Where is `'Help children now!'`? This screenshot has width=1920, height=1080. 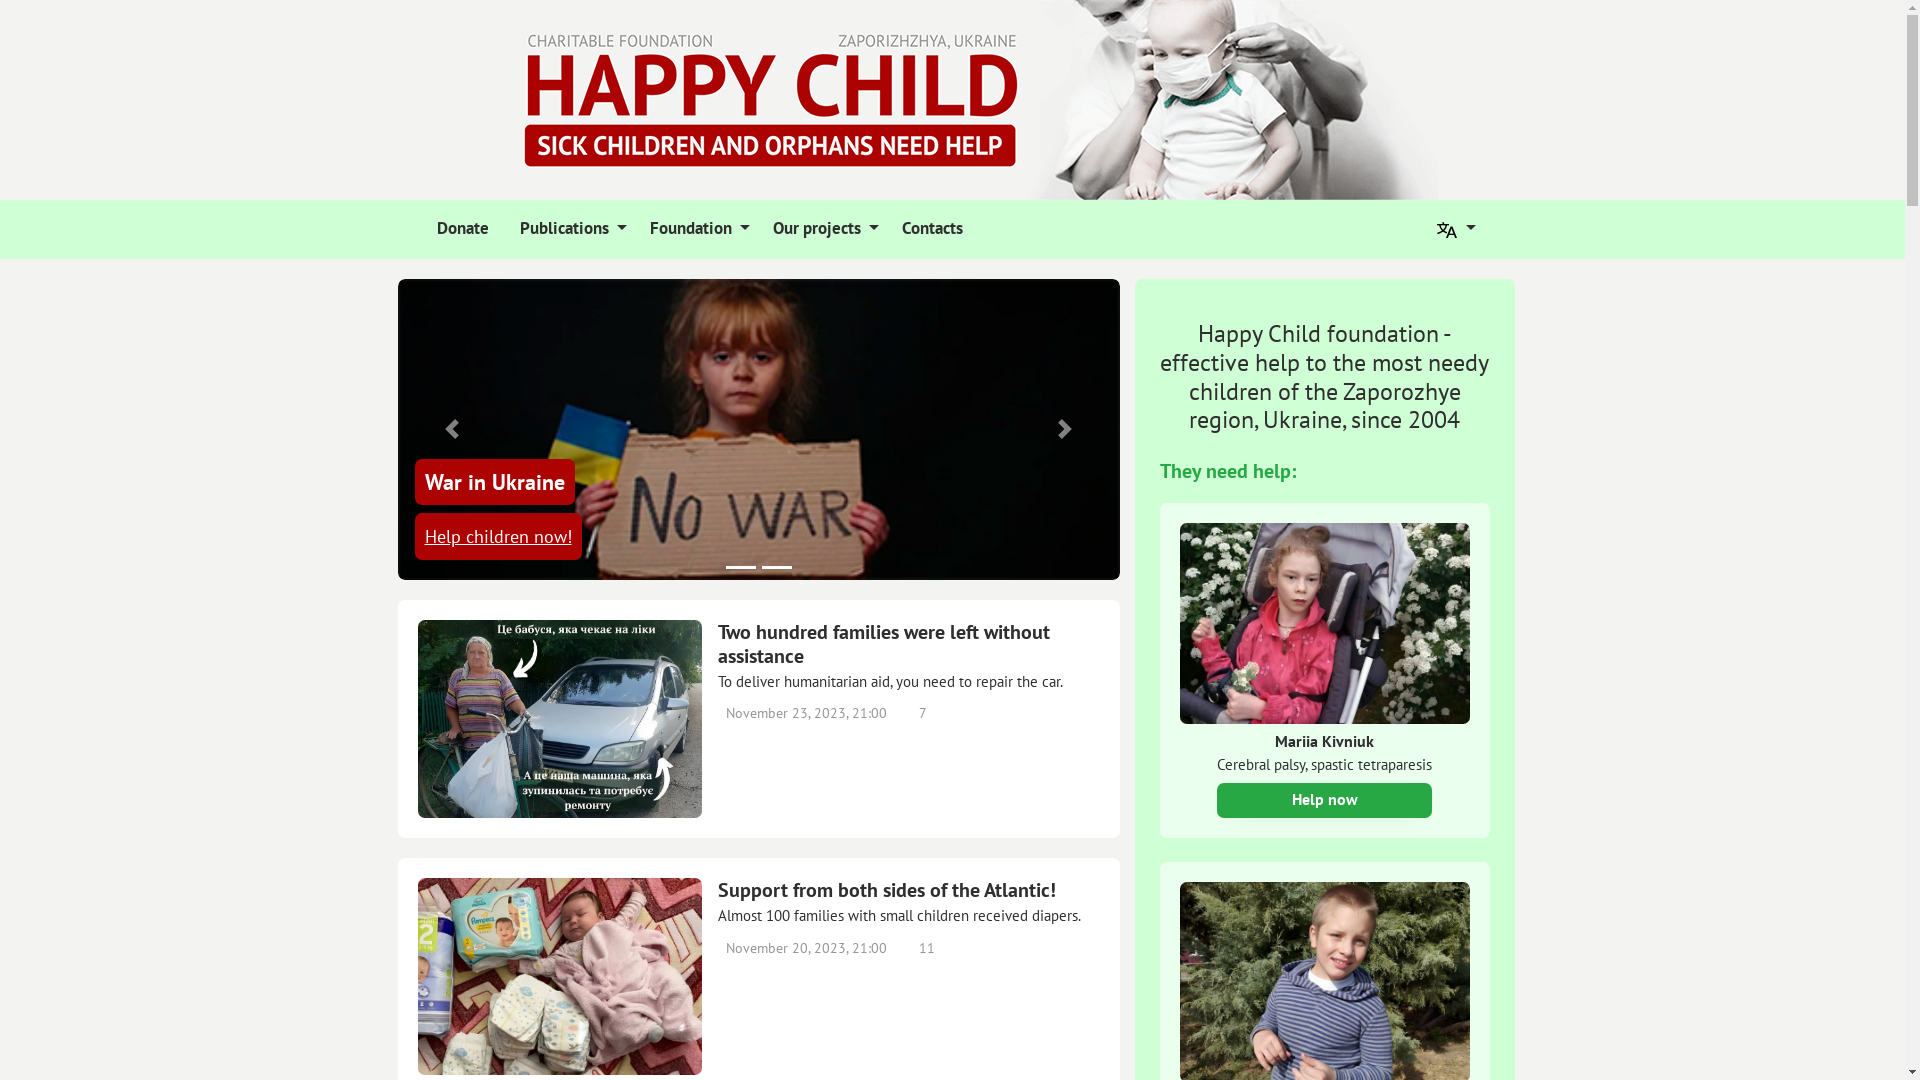
'Help children now!' is located at coordinates (497, 535).